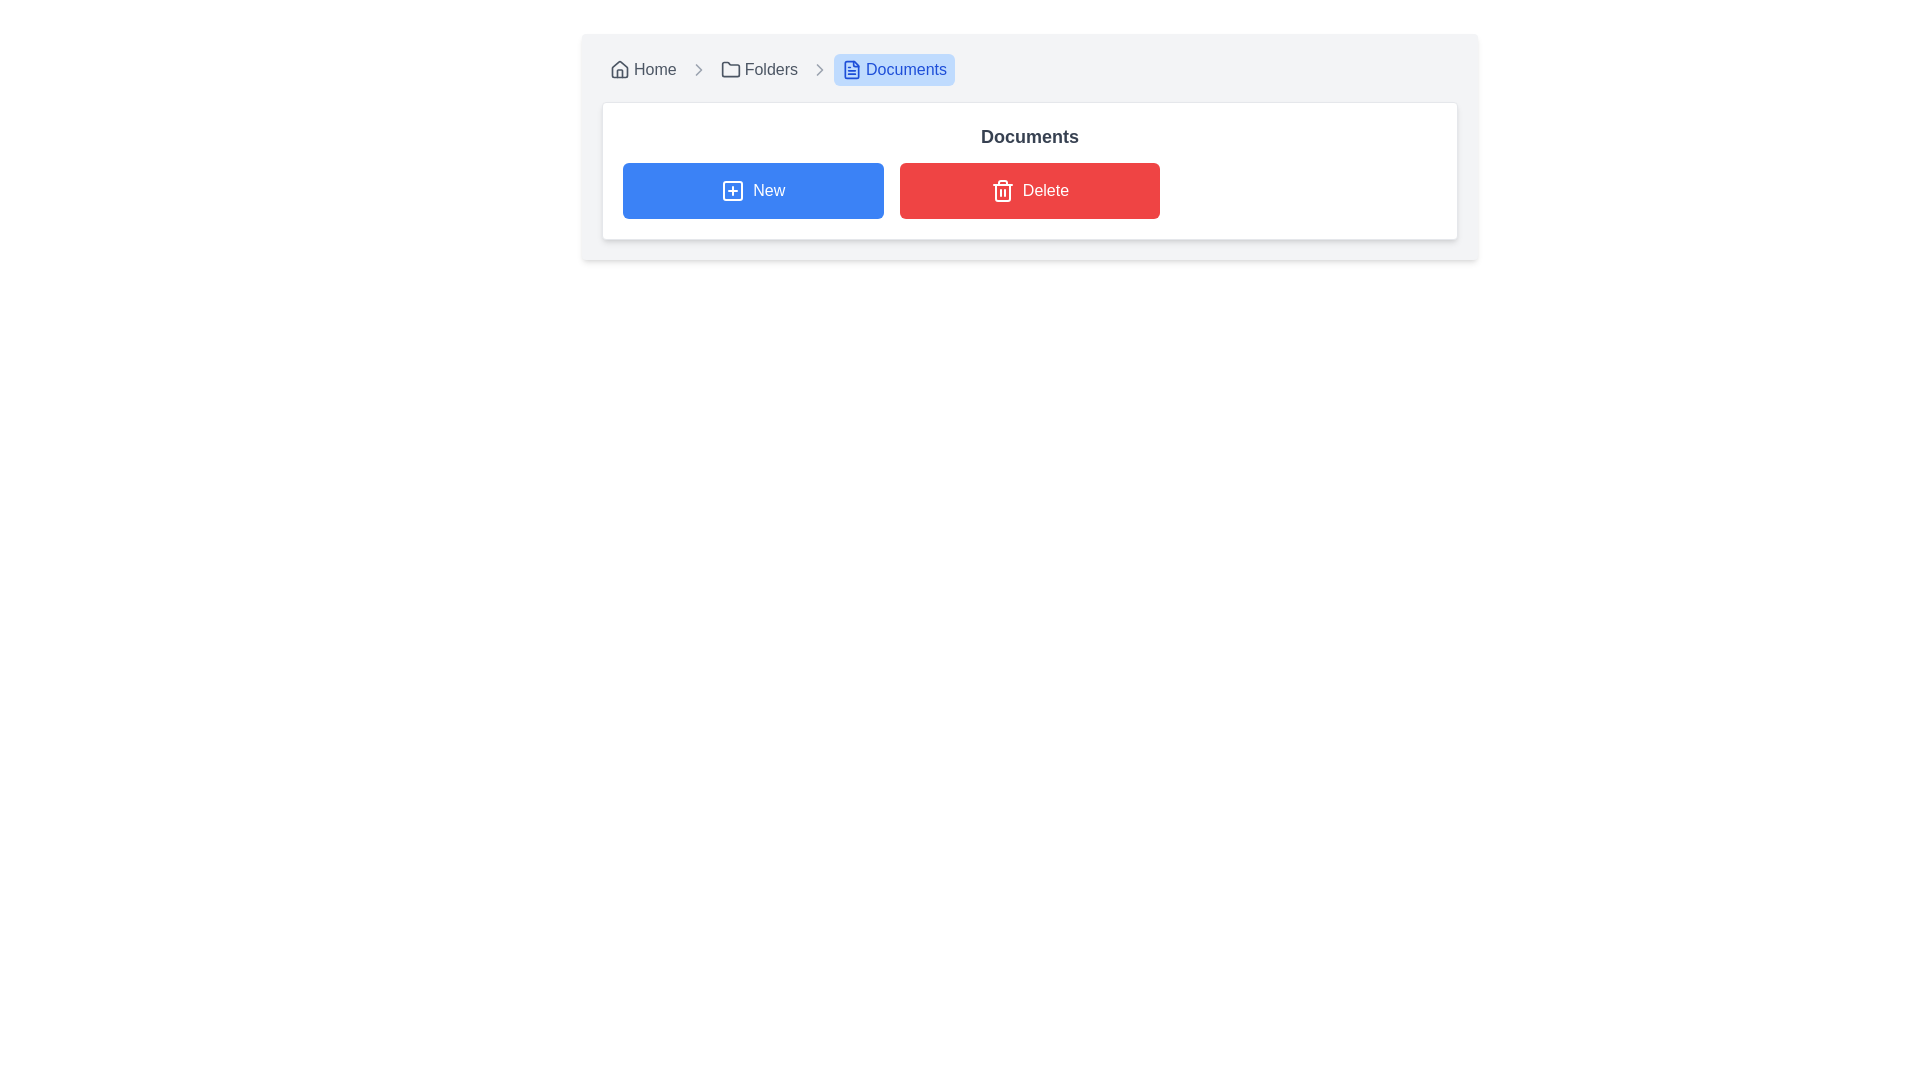 This screenshot has width=1920, height=1080. I want to click on the Home icon, which is shaped like a house and located at the top-left corner of the navigation bar, near the breadcrumb links labeled 'Home', 'Folders', and 'Documents', so click(618, 68).